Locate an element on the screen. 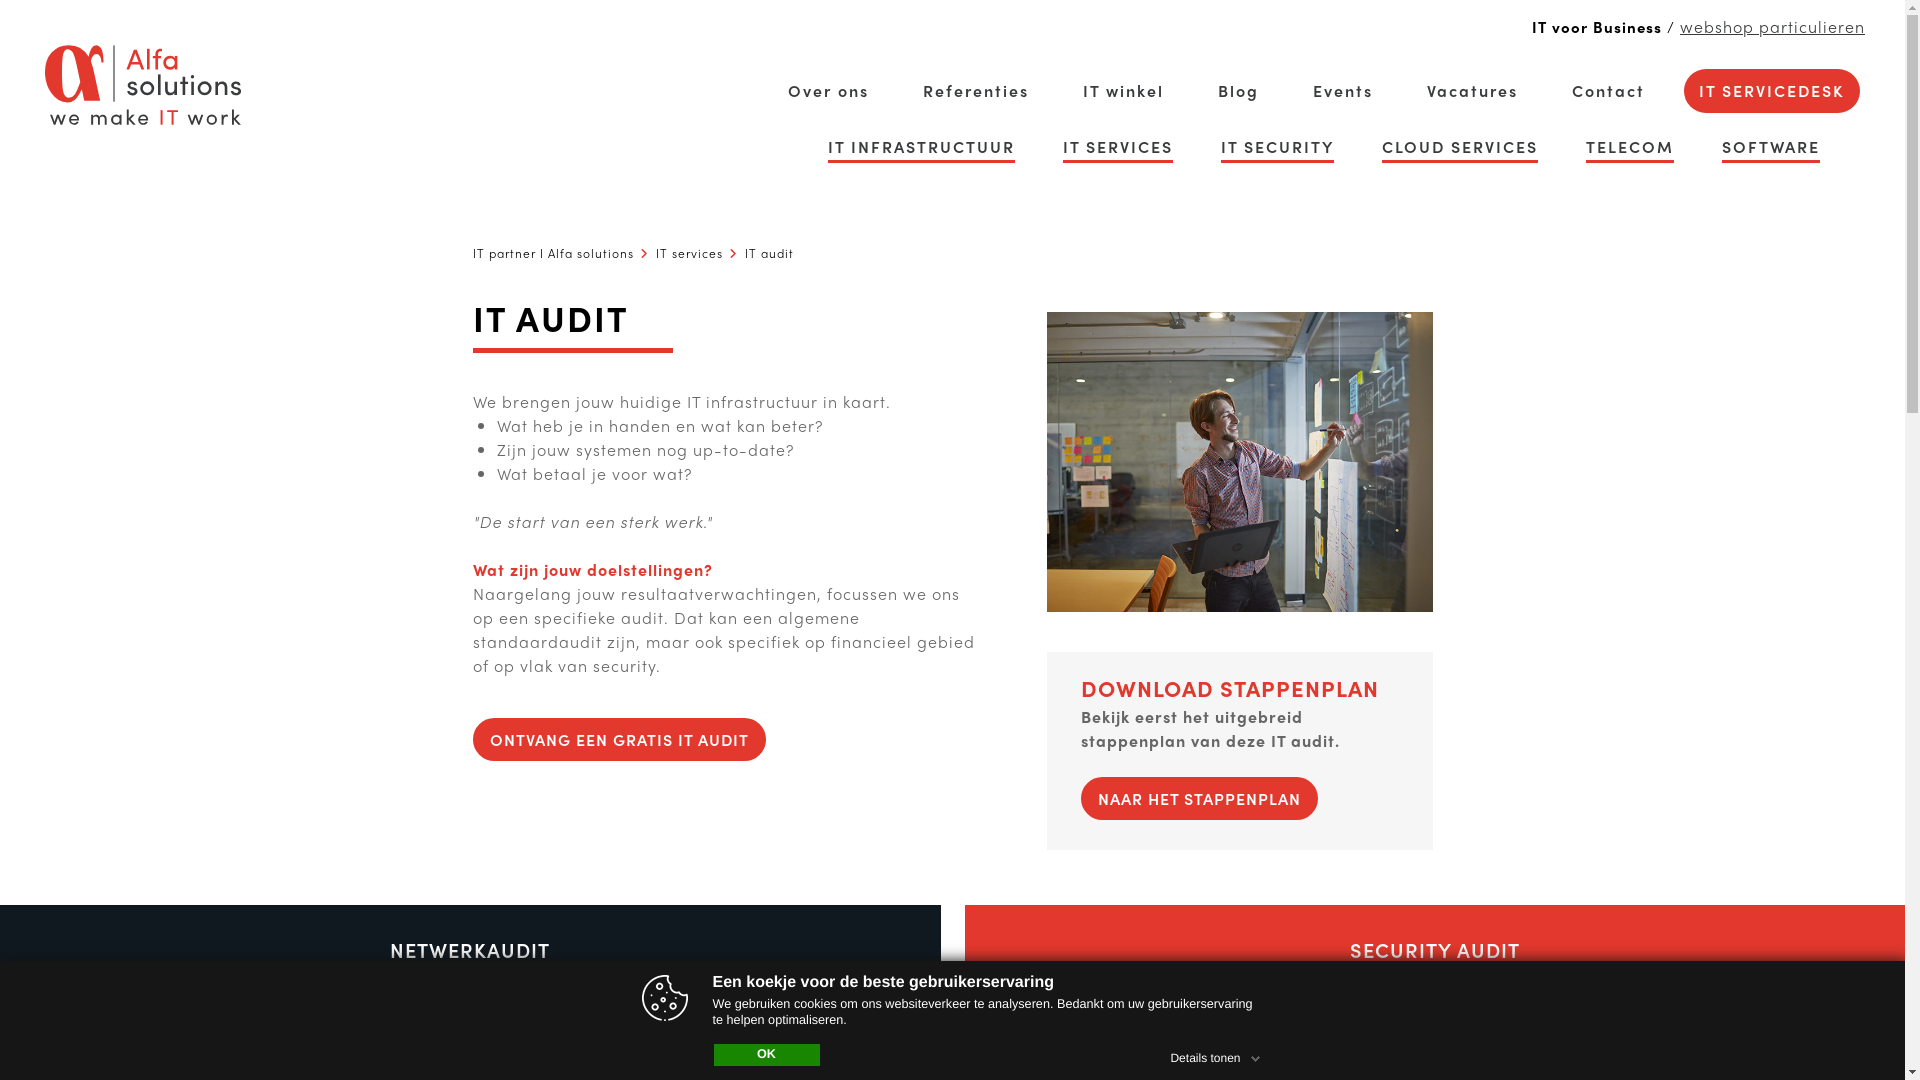 Image resolution: width=1920 pixels, height=1080 pixels. 'Details tonen' is located at coordinates (1216, 1054).